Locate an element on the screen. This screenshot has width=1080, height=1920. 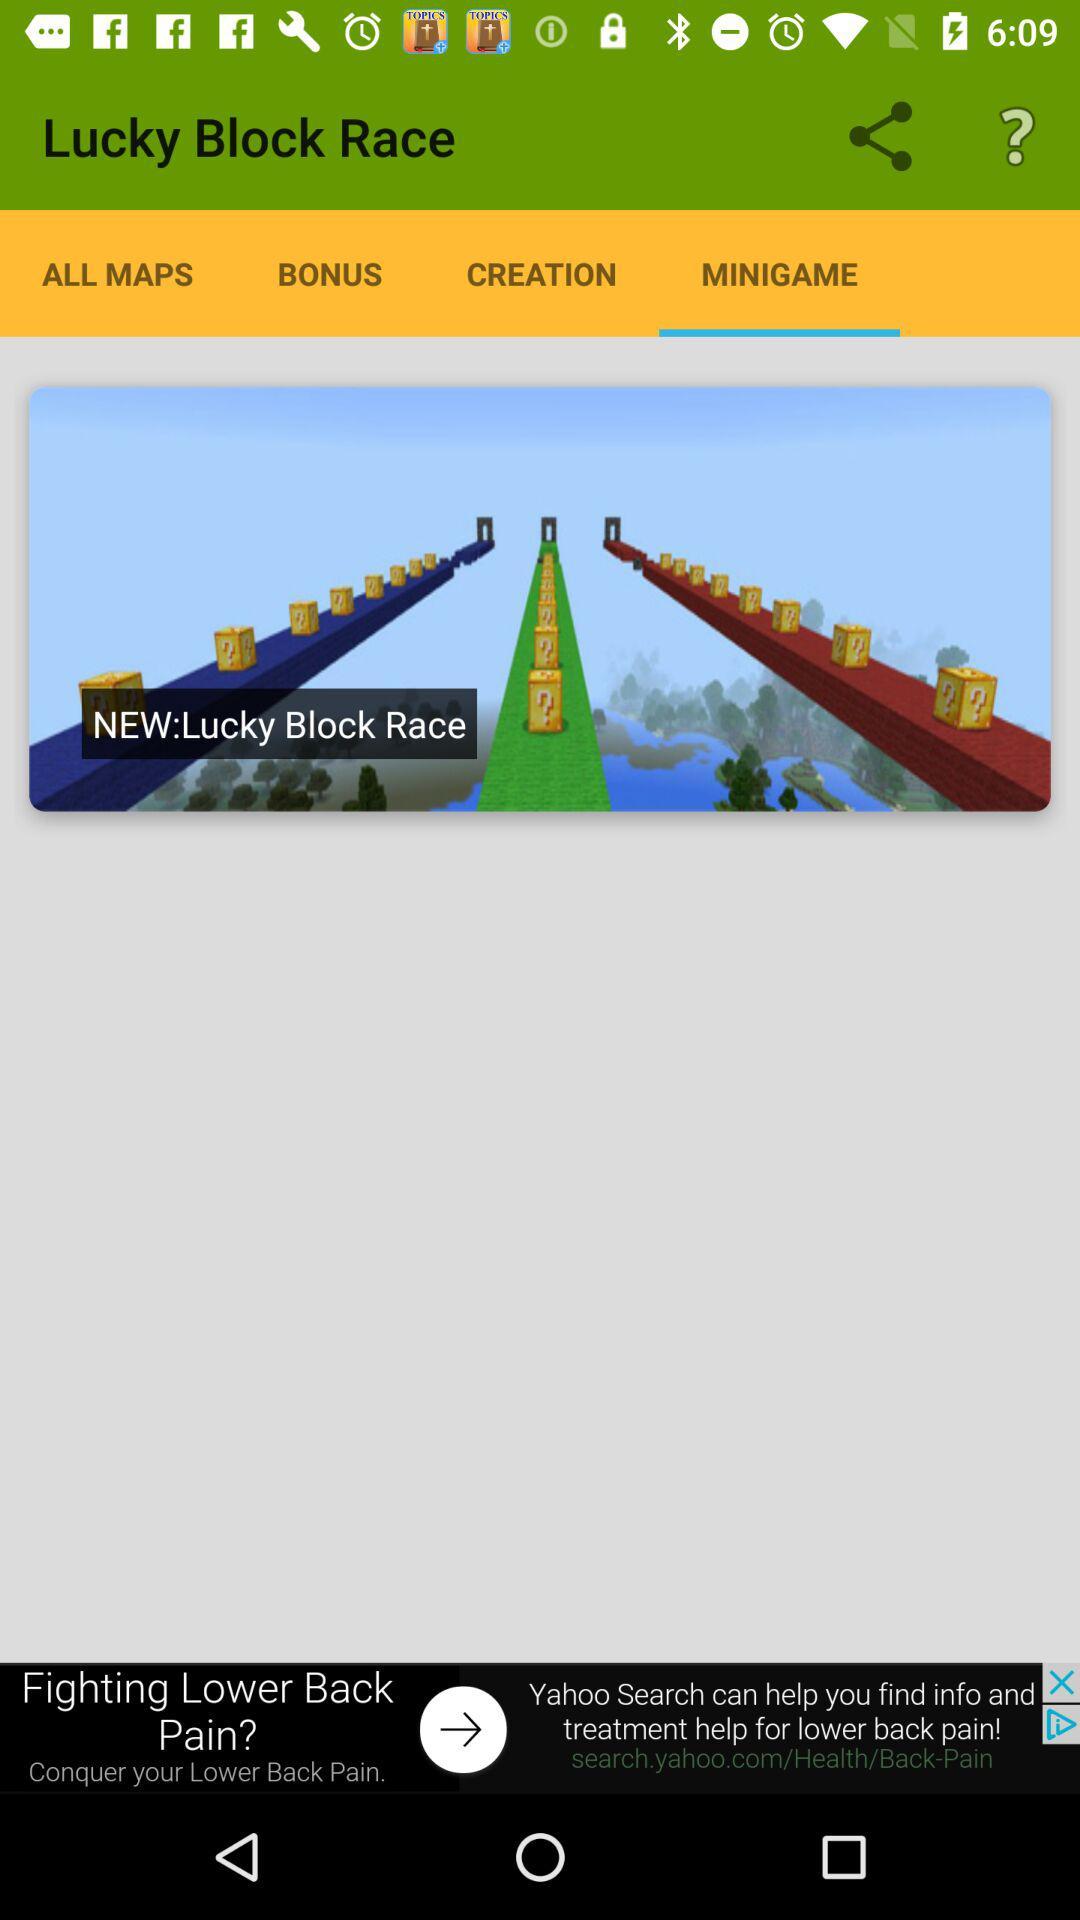
the text just right to bonus is located at coordinates (542, 272).